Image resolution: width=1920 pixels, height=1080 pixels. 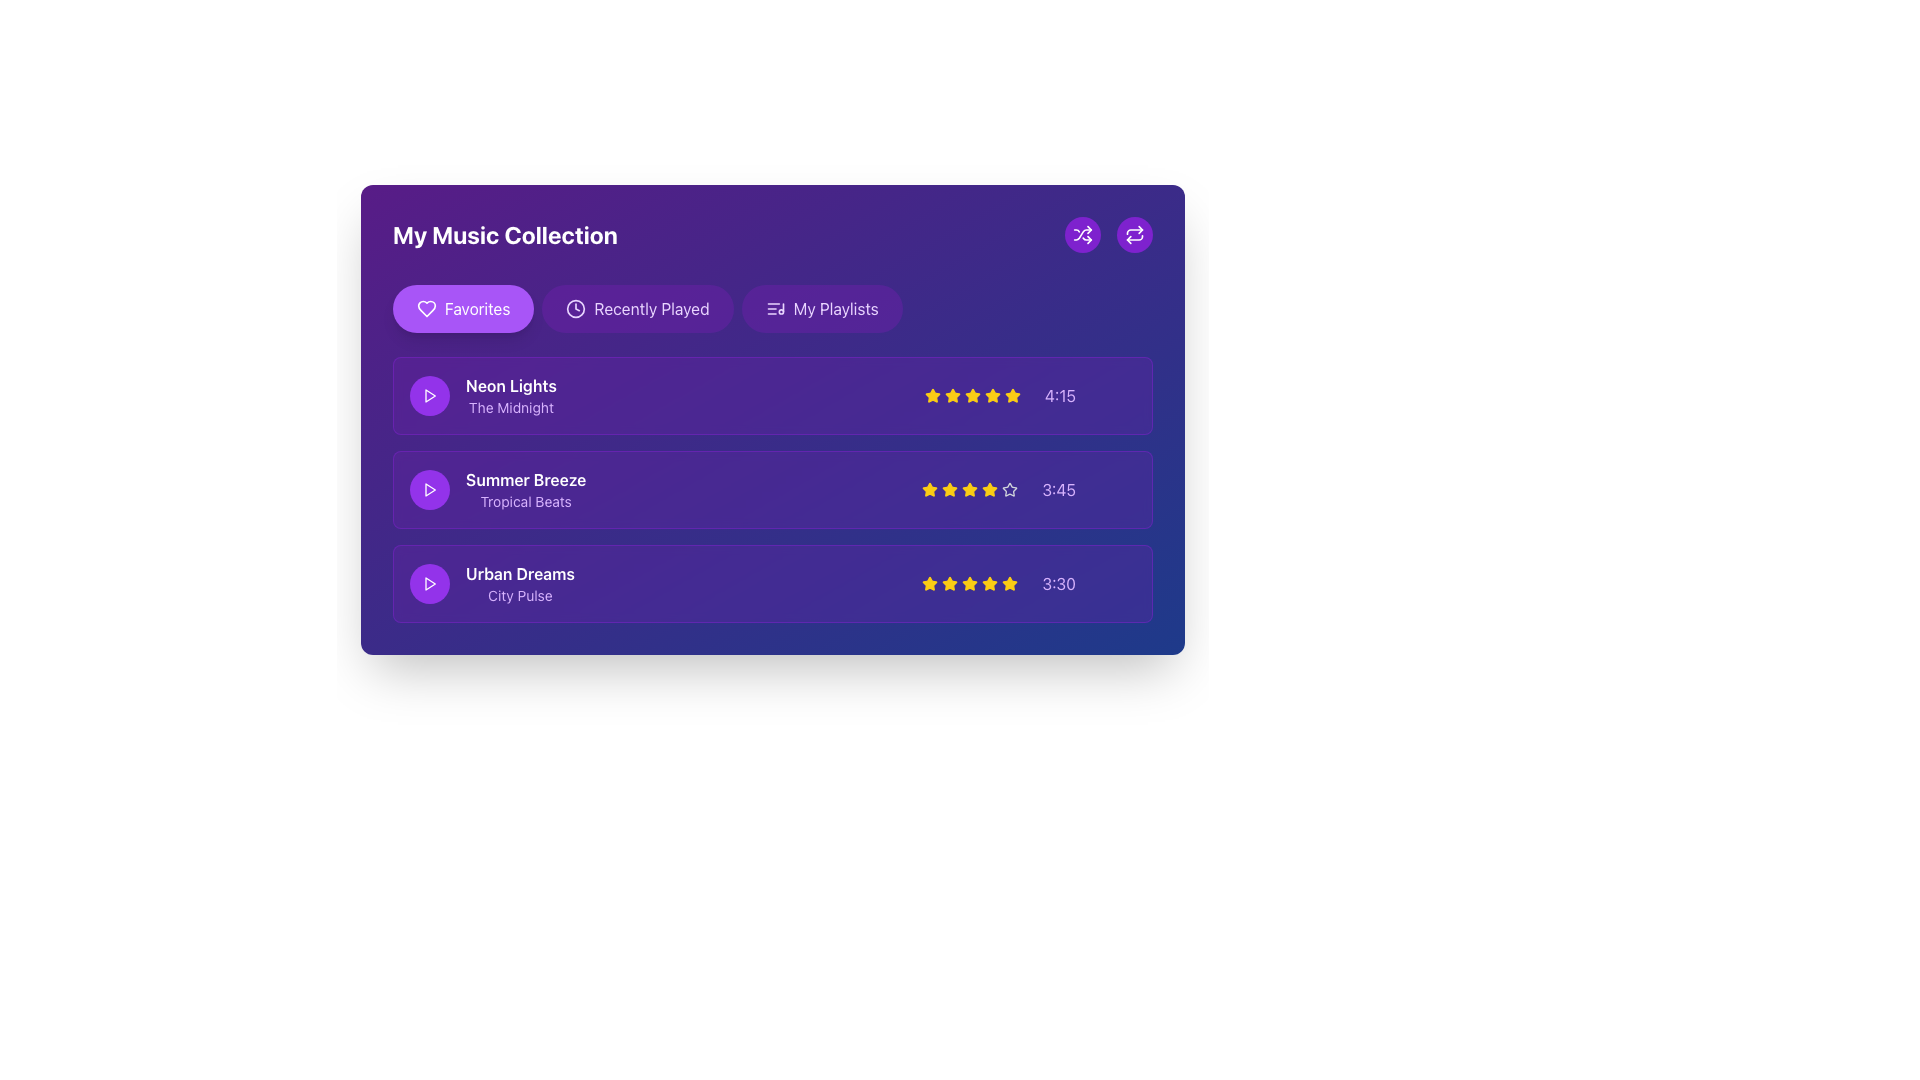 What do you see at coordinates (836, 308) in the screenshot?
I see `the 'My Playlists' button, which is the third option in a group of buttons styled with white text on a dark purple background` at bounding box center [836, 308].